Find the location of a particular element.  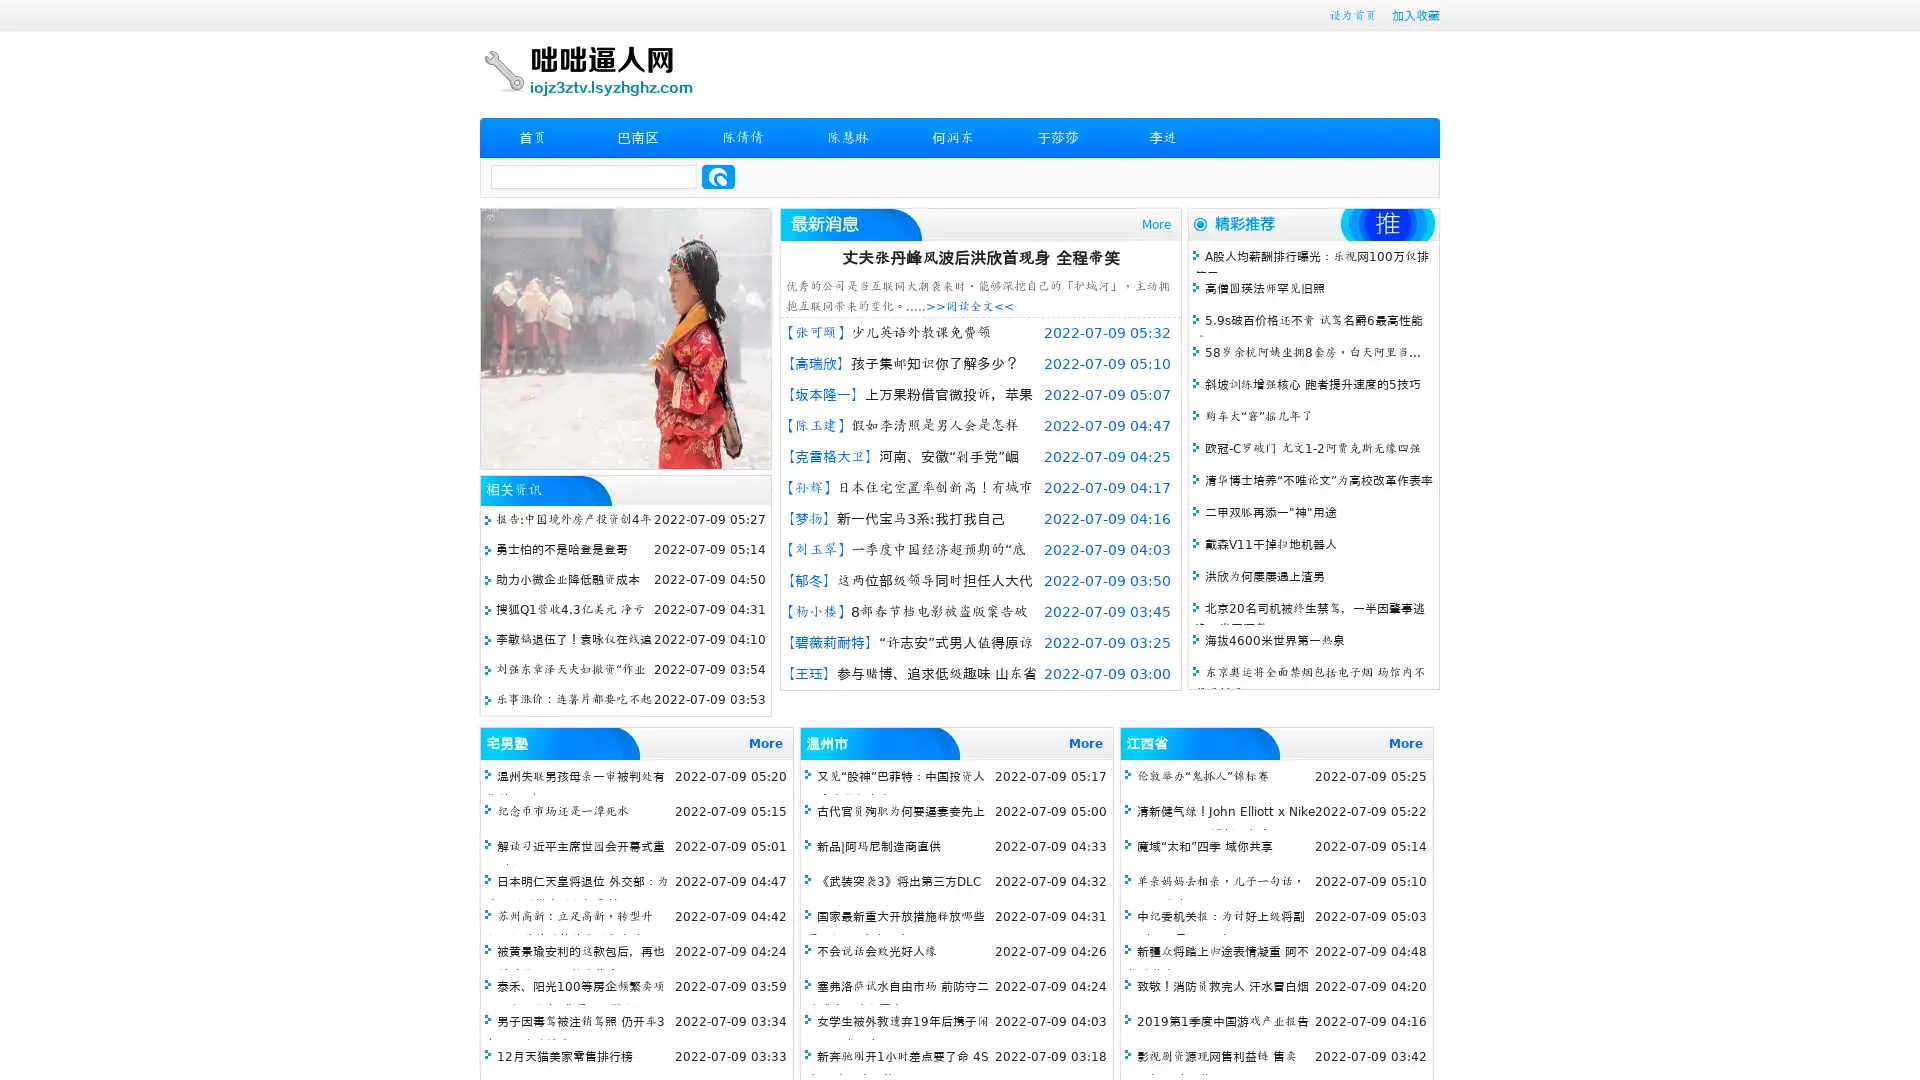

Search is located at coordinates (718, 176).